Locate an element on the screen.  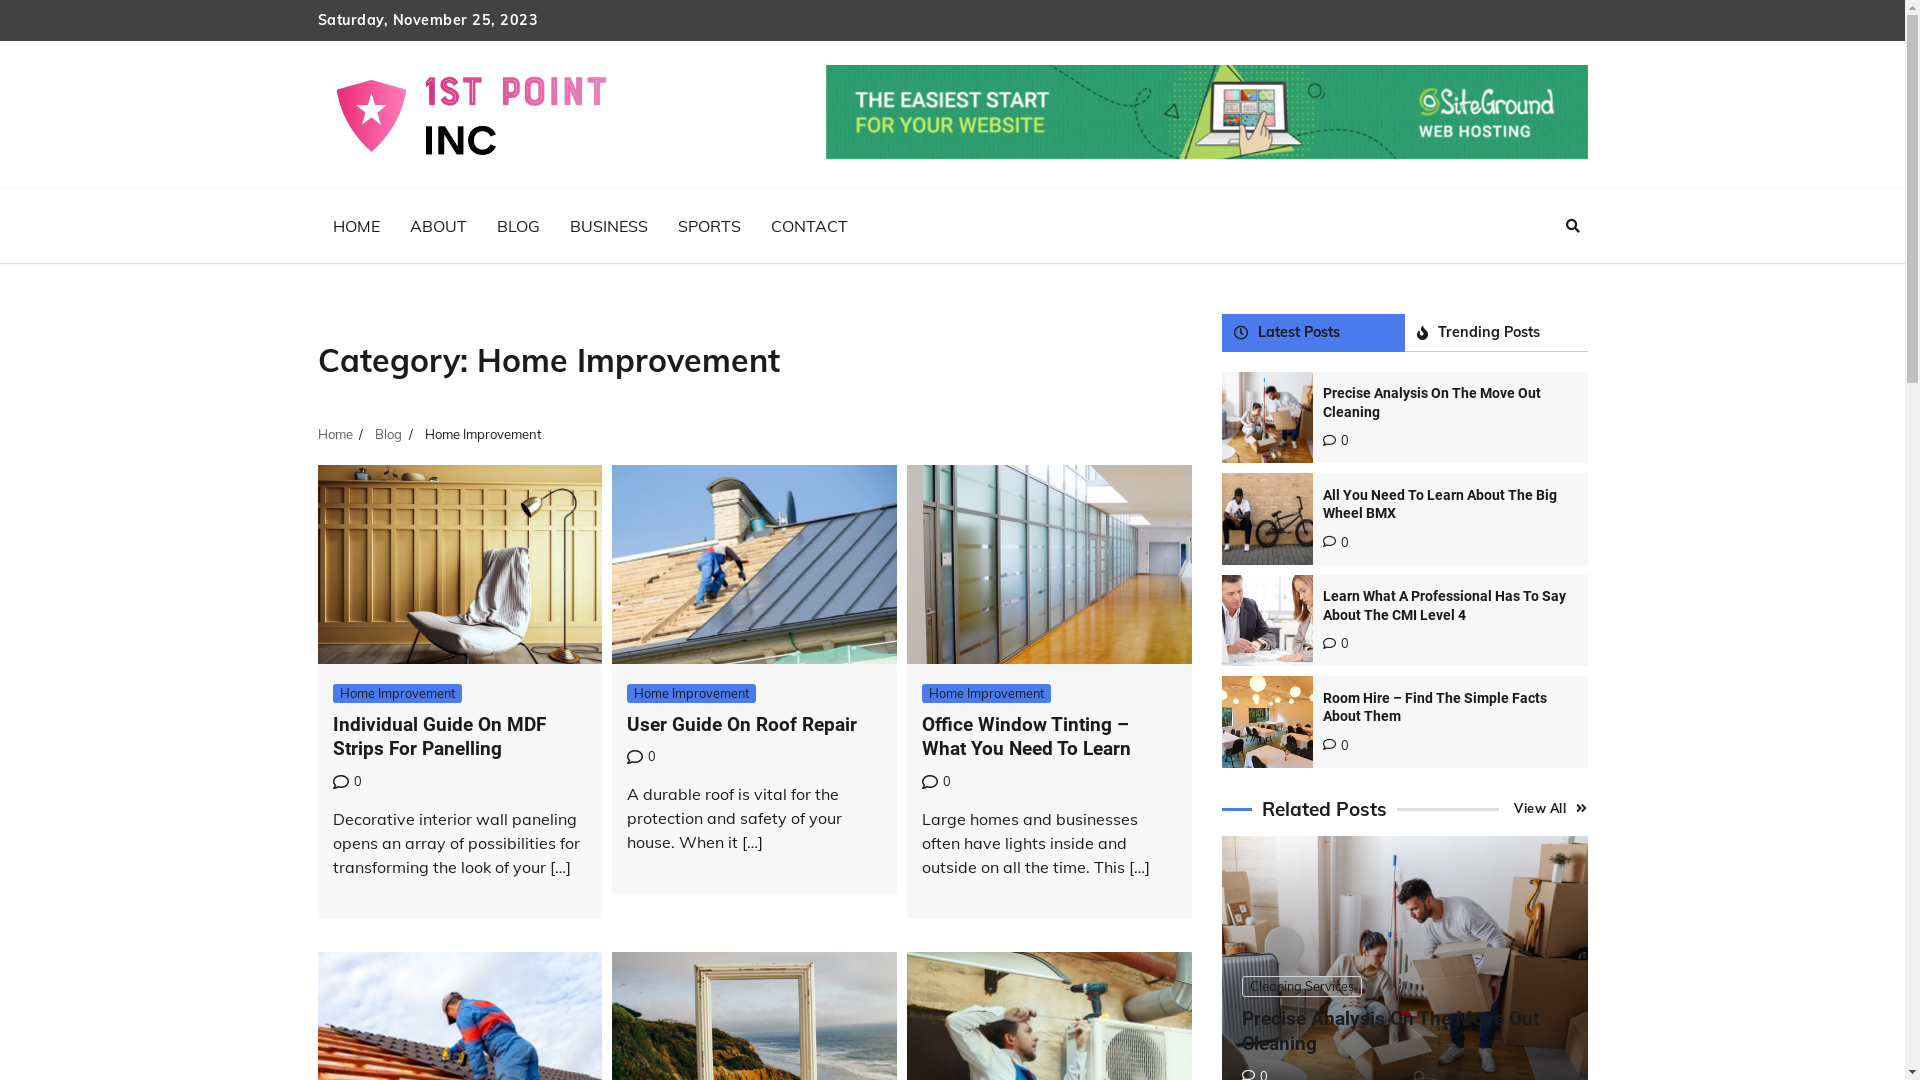
'BLOG' is located at coordinates (518, 225).